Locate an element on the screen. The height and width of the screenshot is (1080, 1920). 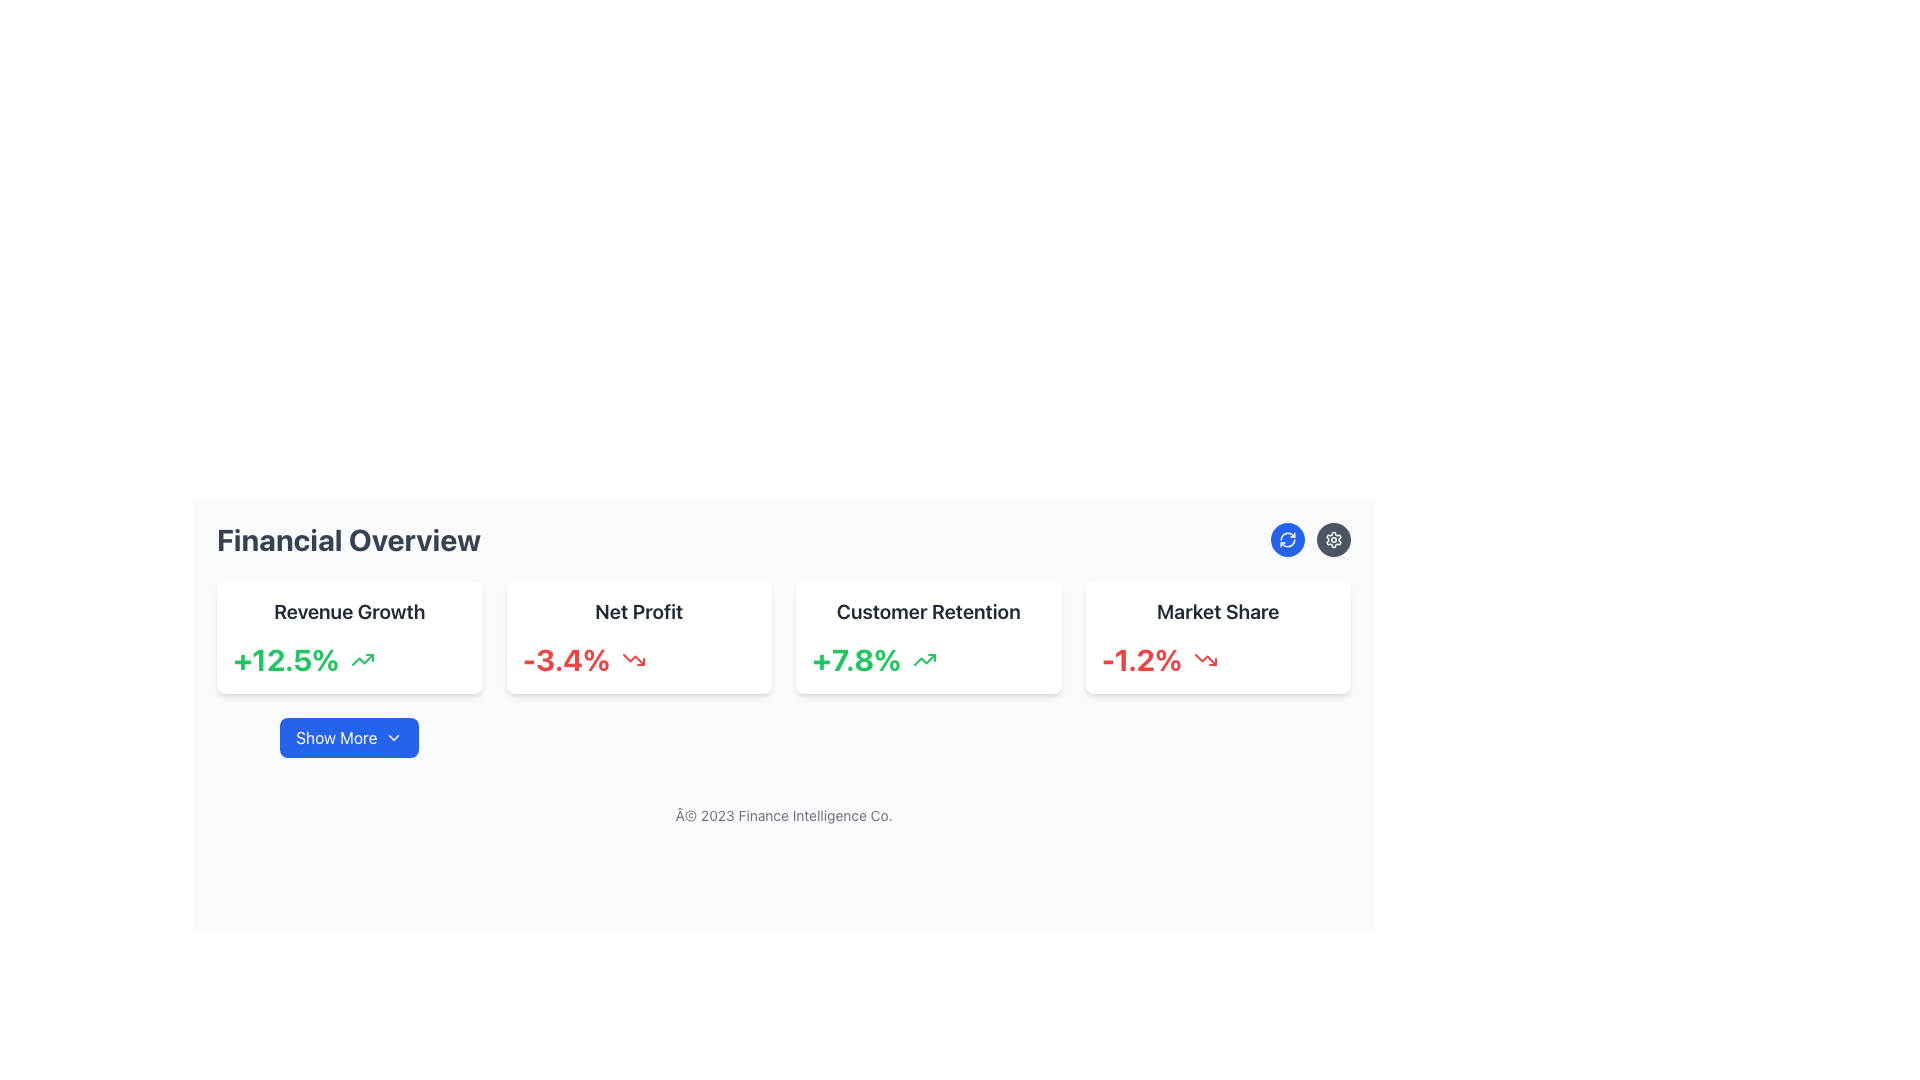
text from the 'Market Share' label, which is displayed in bold dark gray font at the top of the rightmost card in a series of four cards is located at coordinates (1217, 611).